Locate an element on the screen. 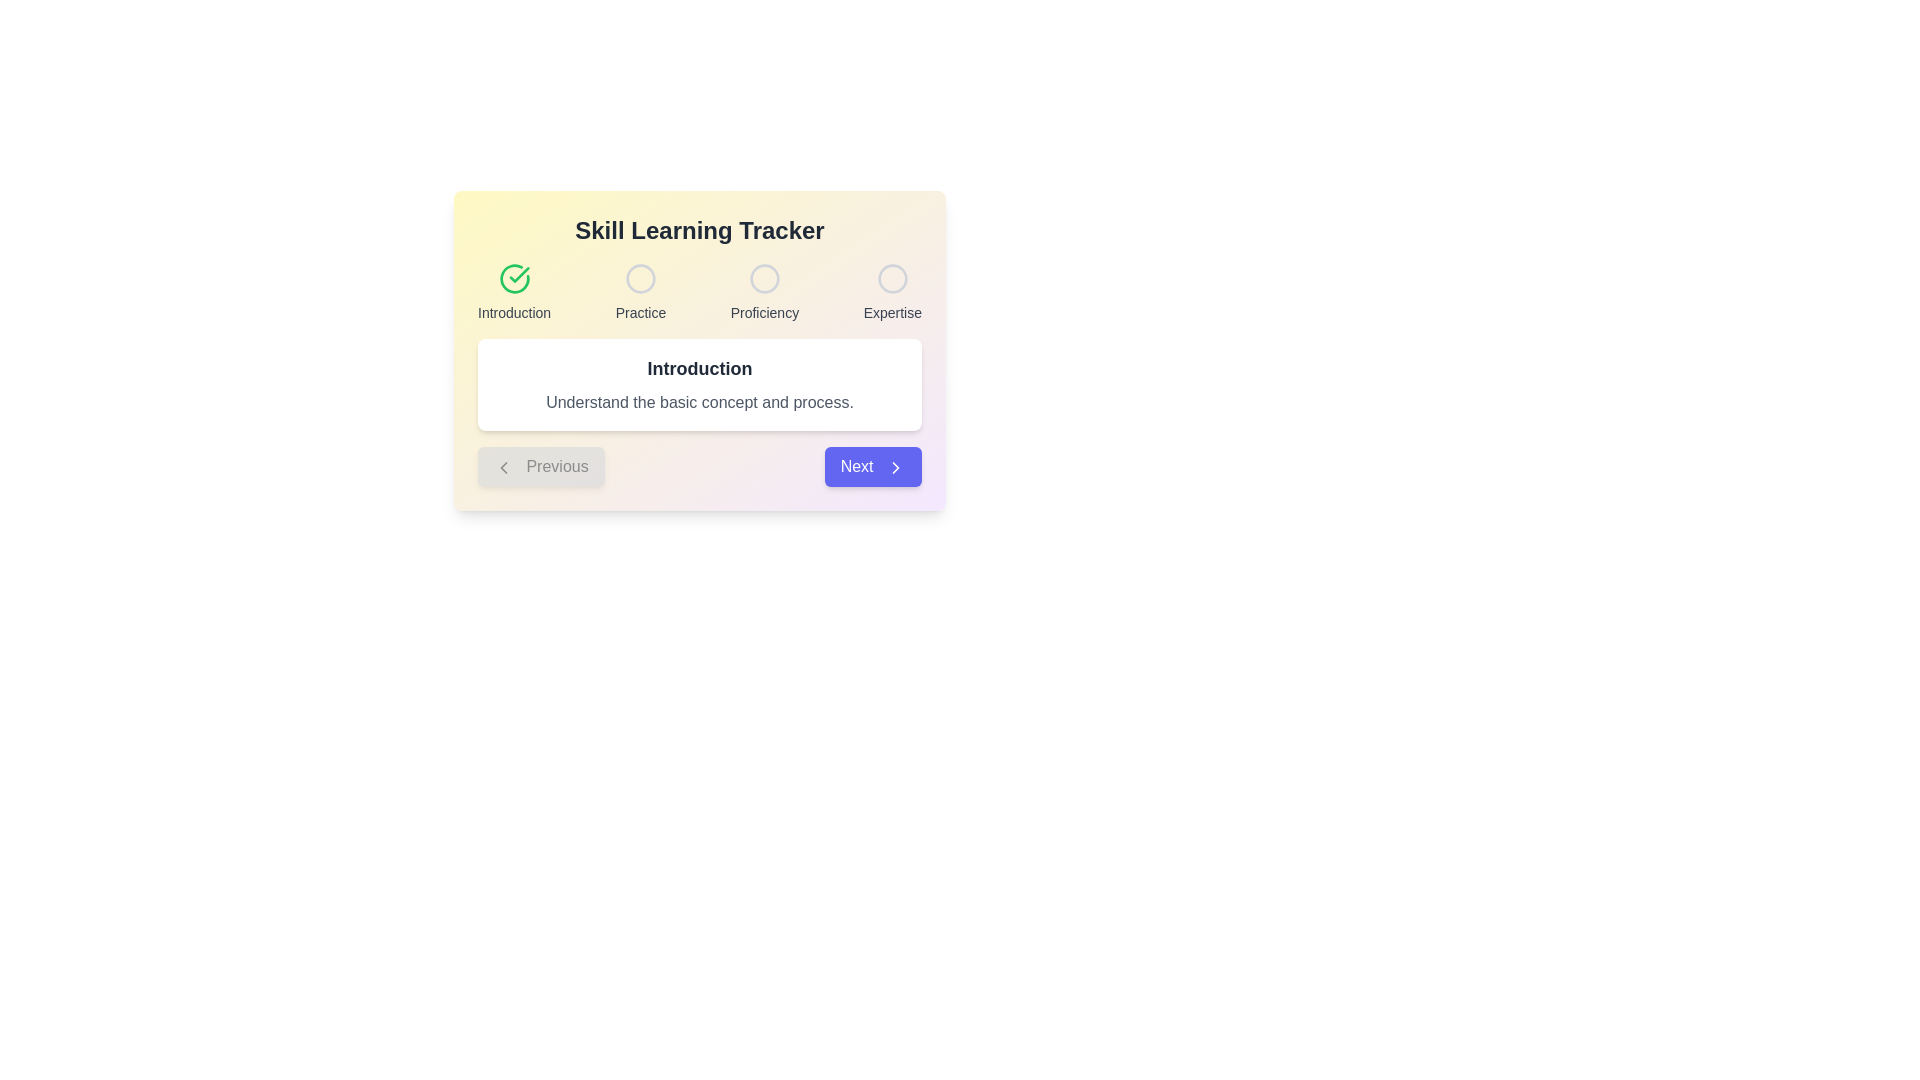 Image resolution: width=1920 pixels, height=1080 pixels. the text label located below the green checkmark icon in the 'Skill Learning Tracker' section header is located at coordinates (514, 312).